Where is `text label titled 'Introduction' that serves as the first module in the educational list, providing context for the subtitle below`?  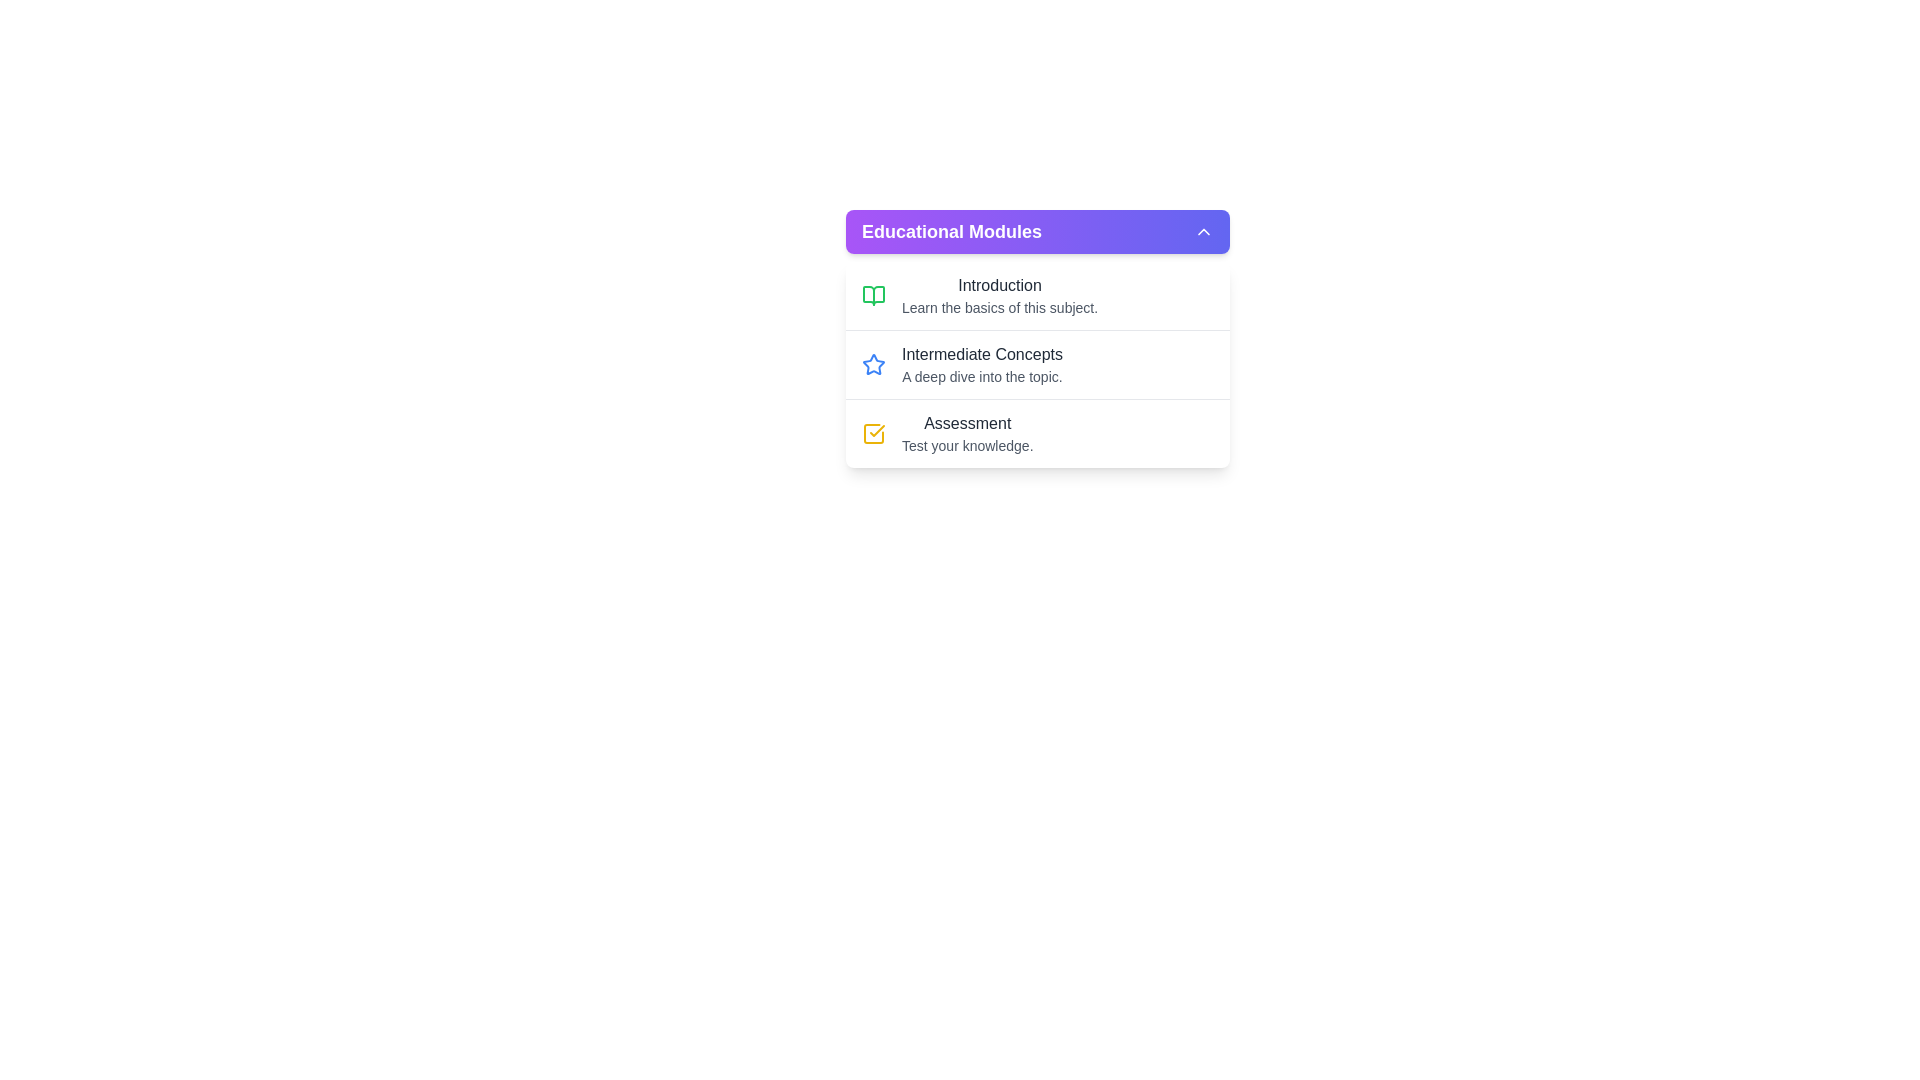 text label titled 'Introduction' that serves as the first module in the educational list, providing context for the subtitle below is located at coordinates (1000, 285).